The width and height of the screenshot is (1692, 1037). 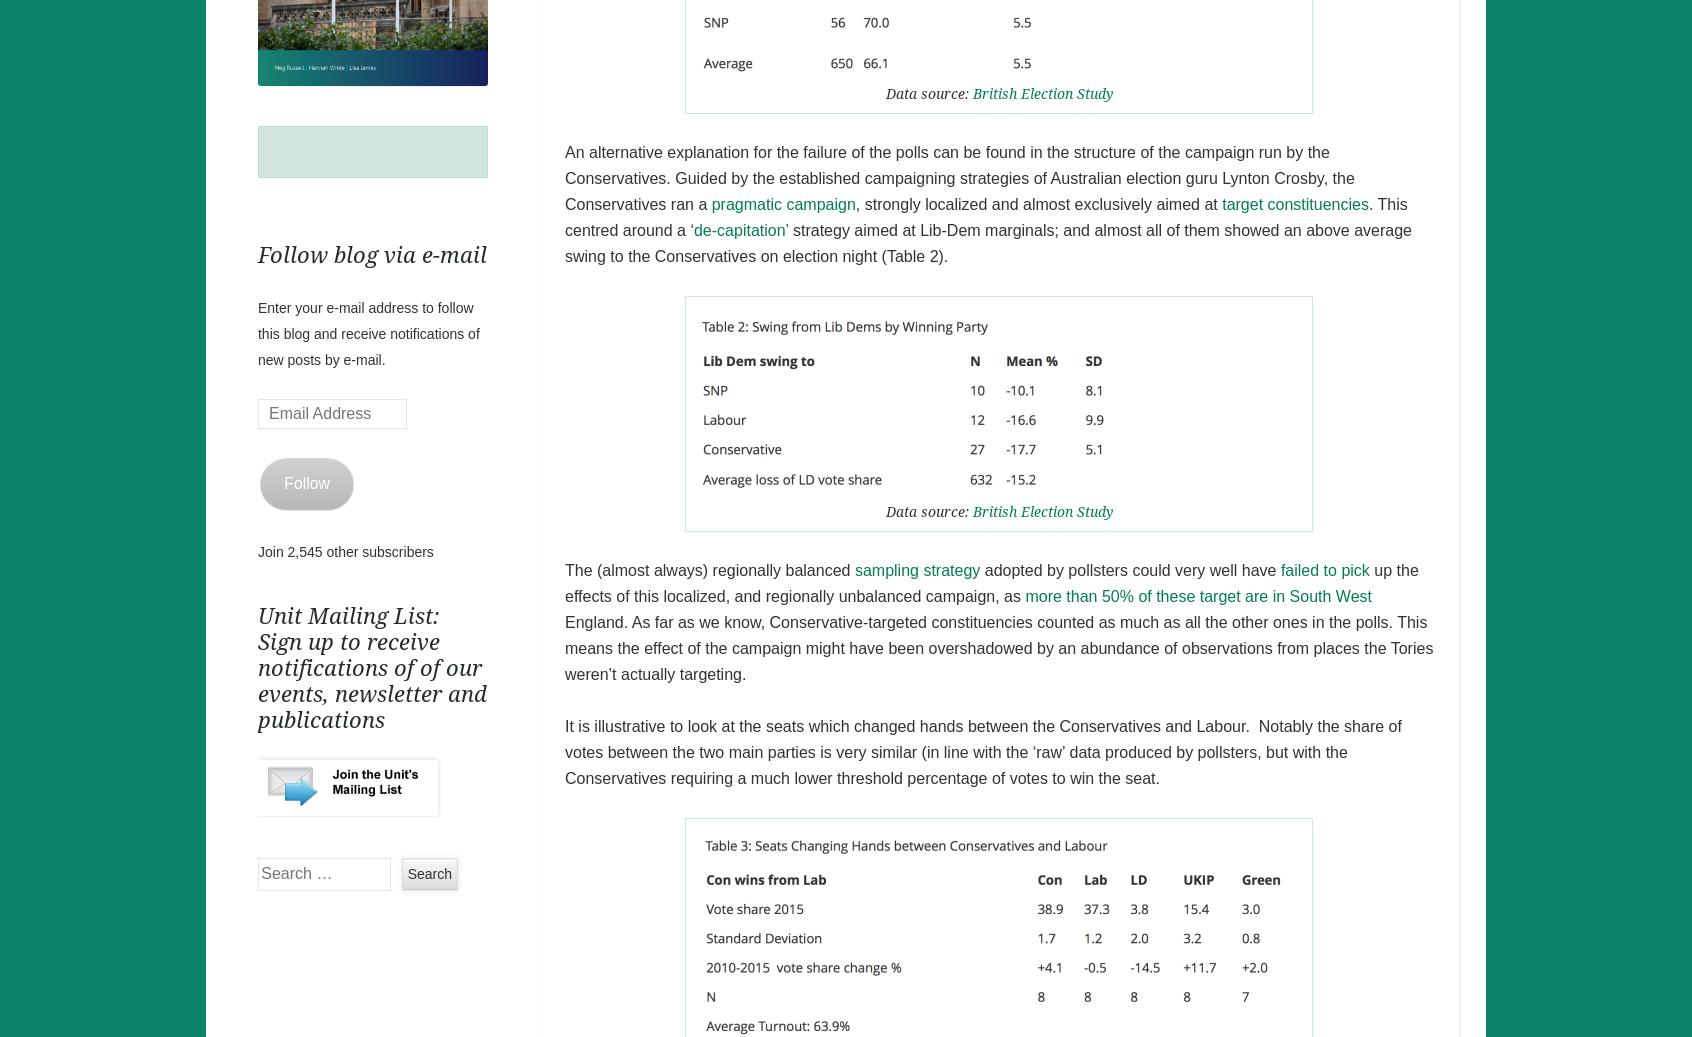 I want to click on 'de-capitation’', so click(x=739, y=228).